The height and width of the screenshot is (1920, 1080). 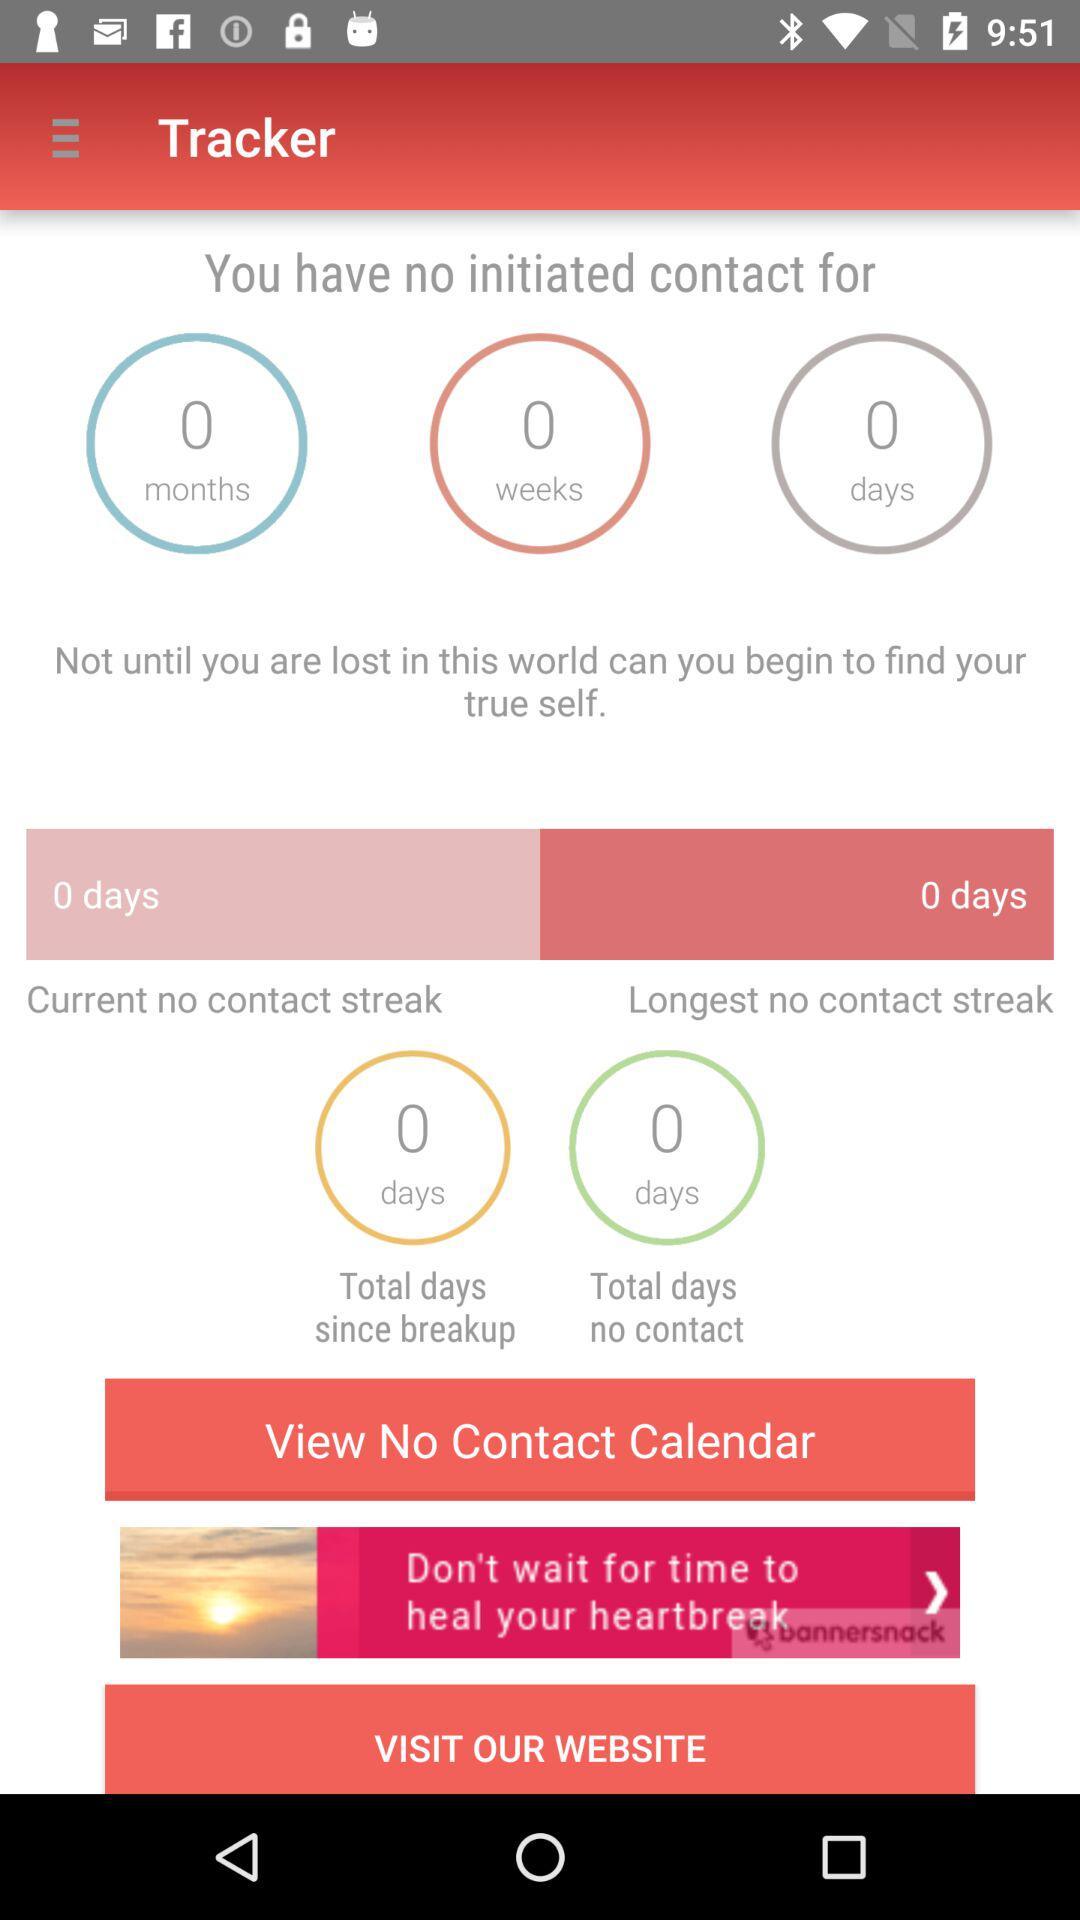 I want to click on open link, so click(x=540, y=1591).